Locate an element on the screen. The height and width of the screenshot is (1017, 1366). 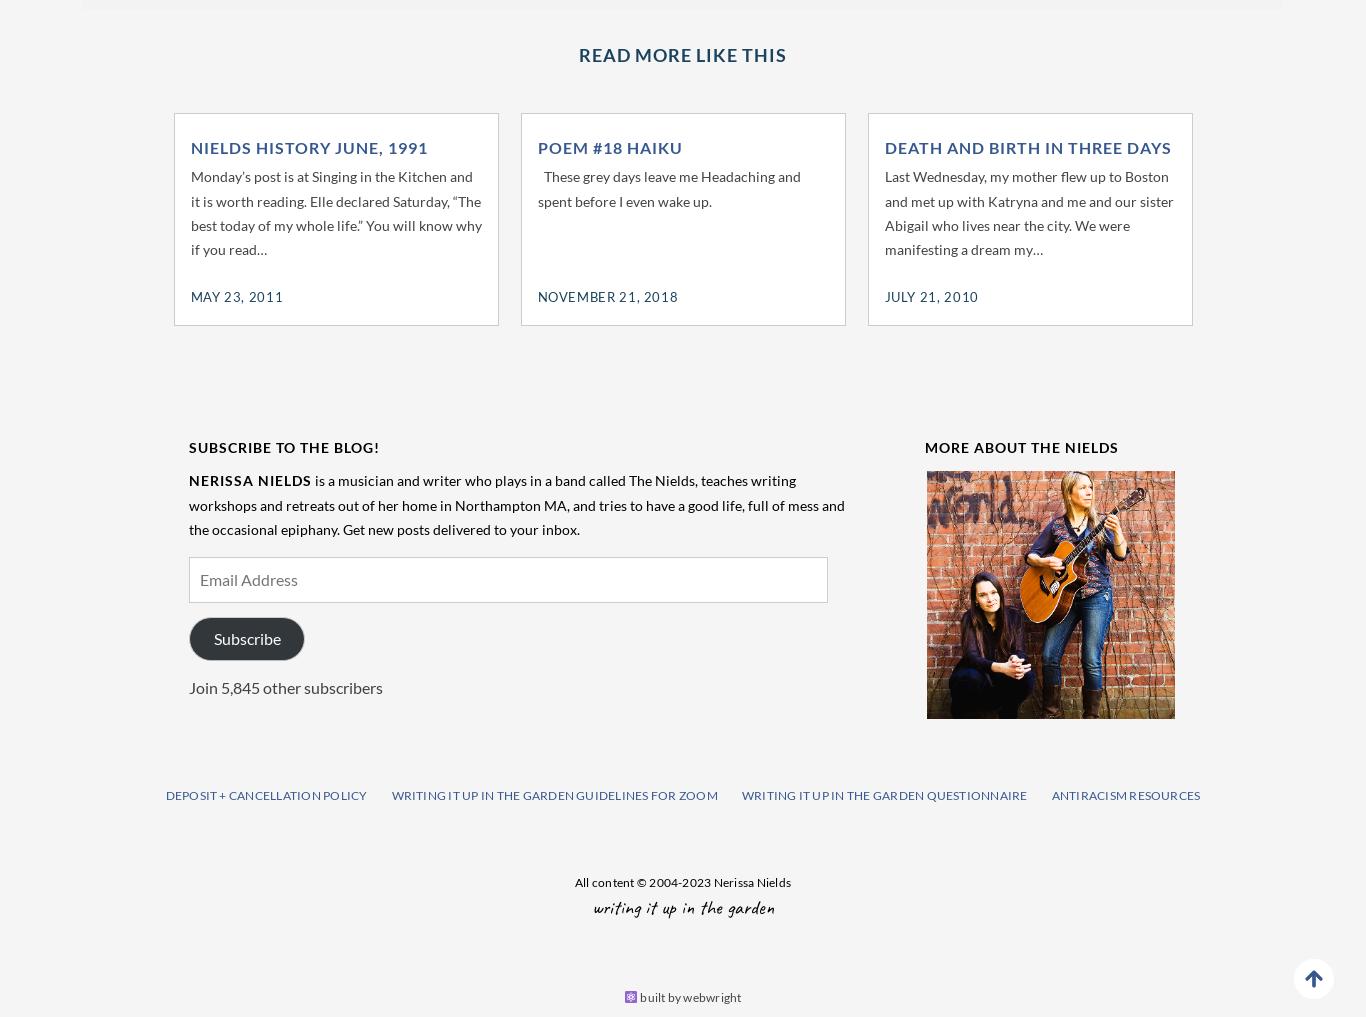
'more about the Nields' is located at coordinates (1022, 447).